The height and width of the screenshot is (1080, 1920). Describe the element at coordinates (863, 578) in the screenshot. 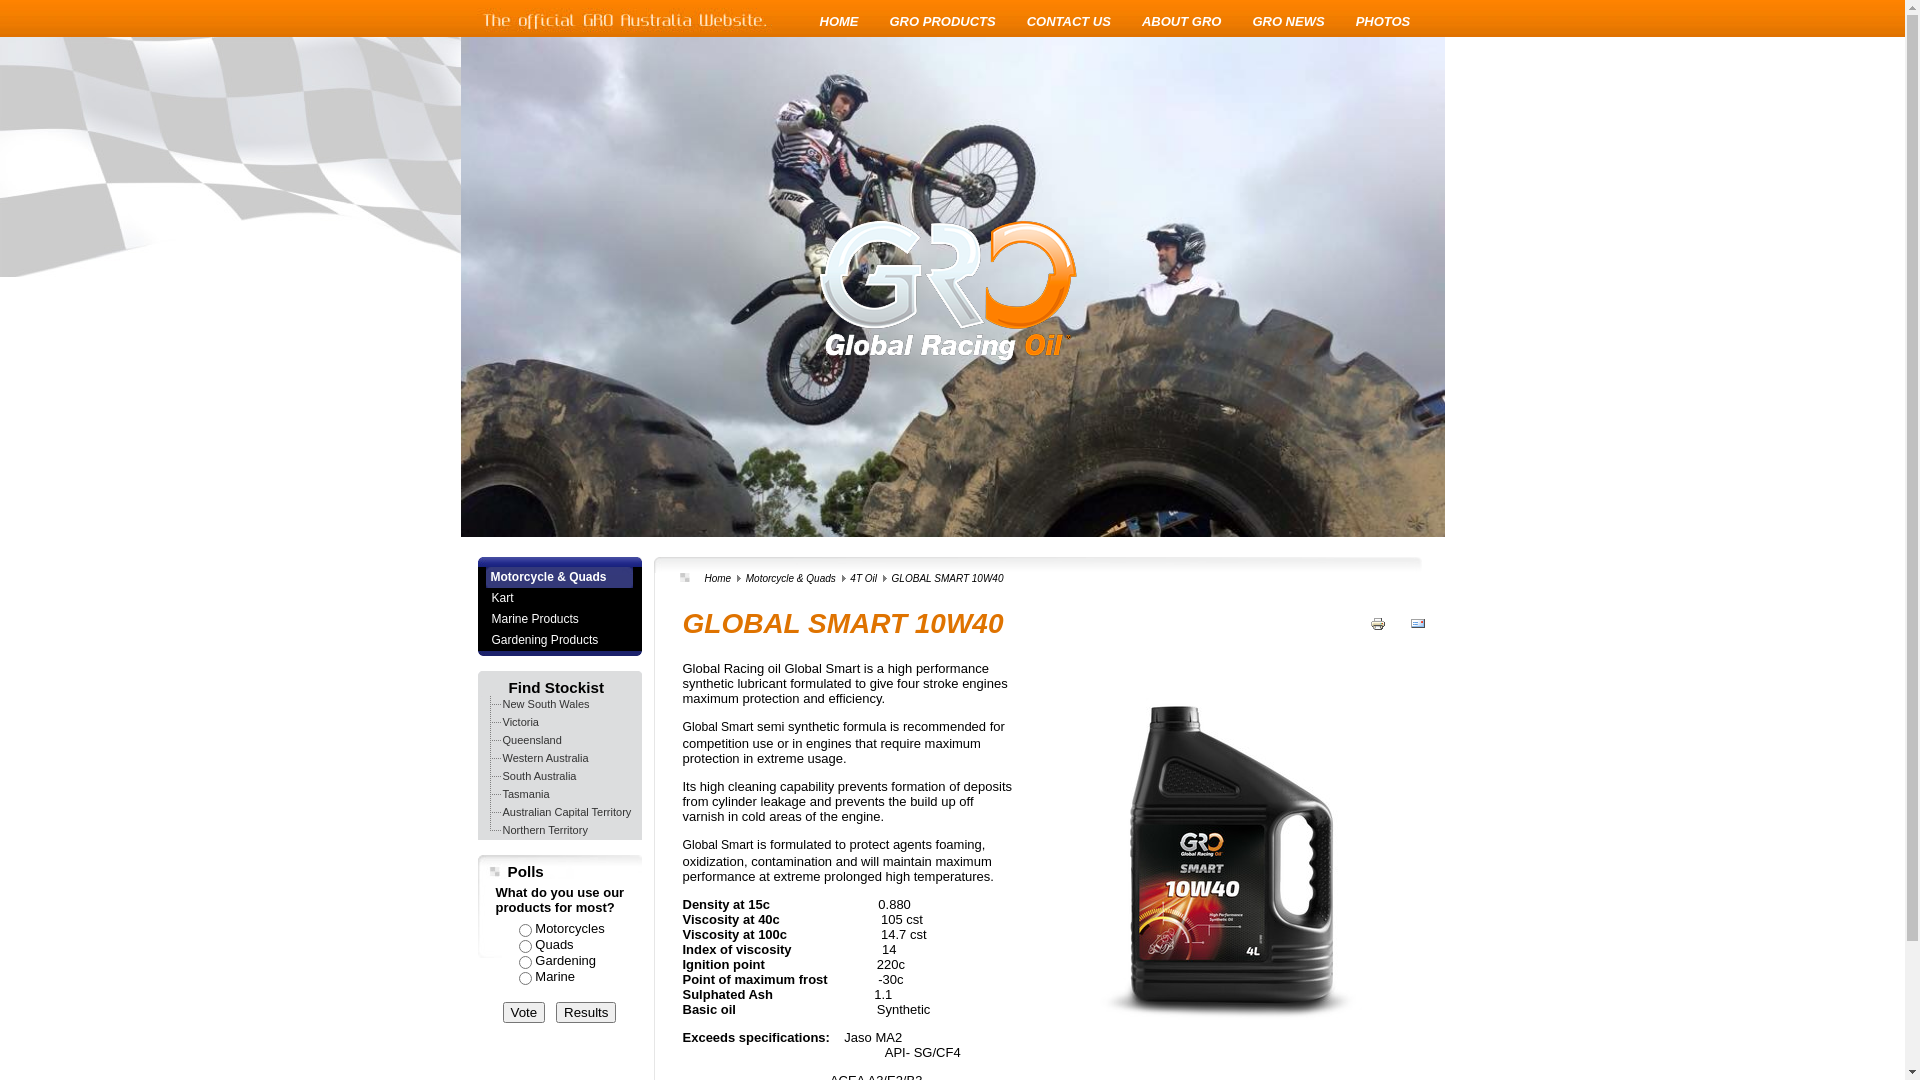

I see `'4T Oil'` at that location.